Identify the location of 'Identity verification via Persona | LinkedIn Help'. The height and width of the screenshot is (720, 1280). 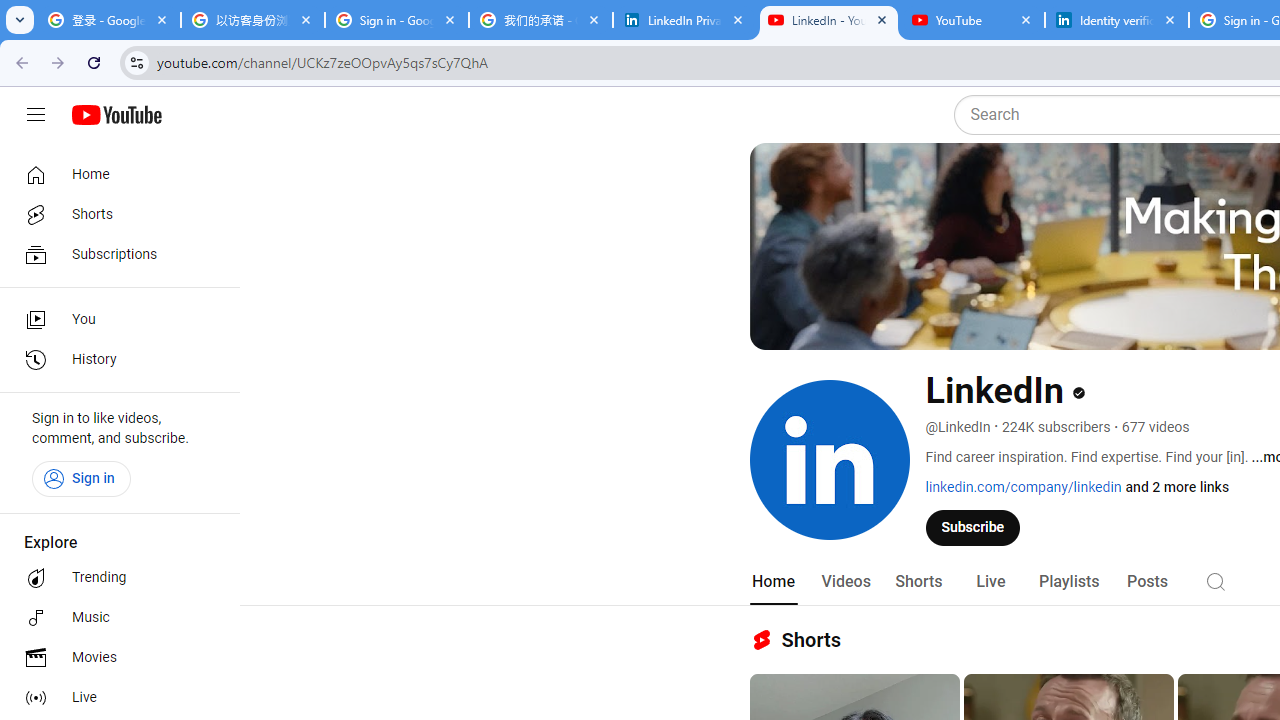
(1115, 20).